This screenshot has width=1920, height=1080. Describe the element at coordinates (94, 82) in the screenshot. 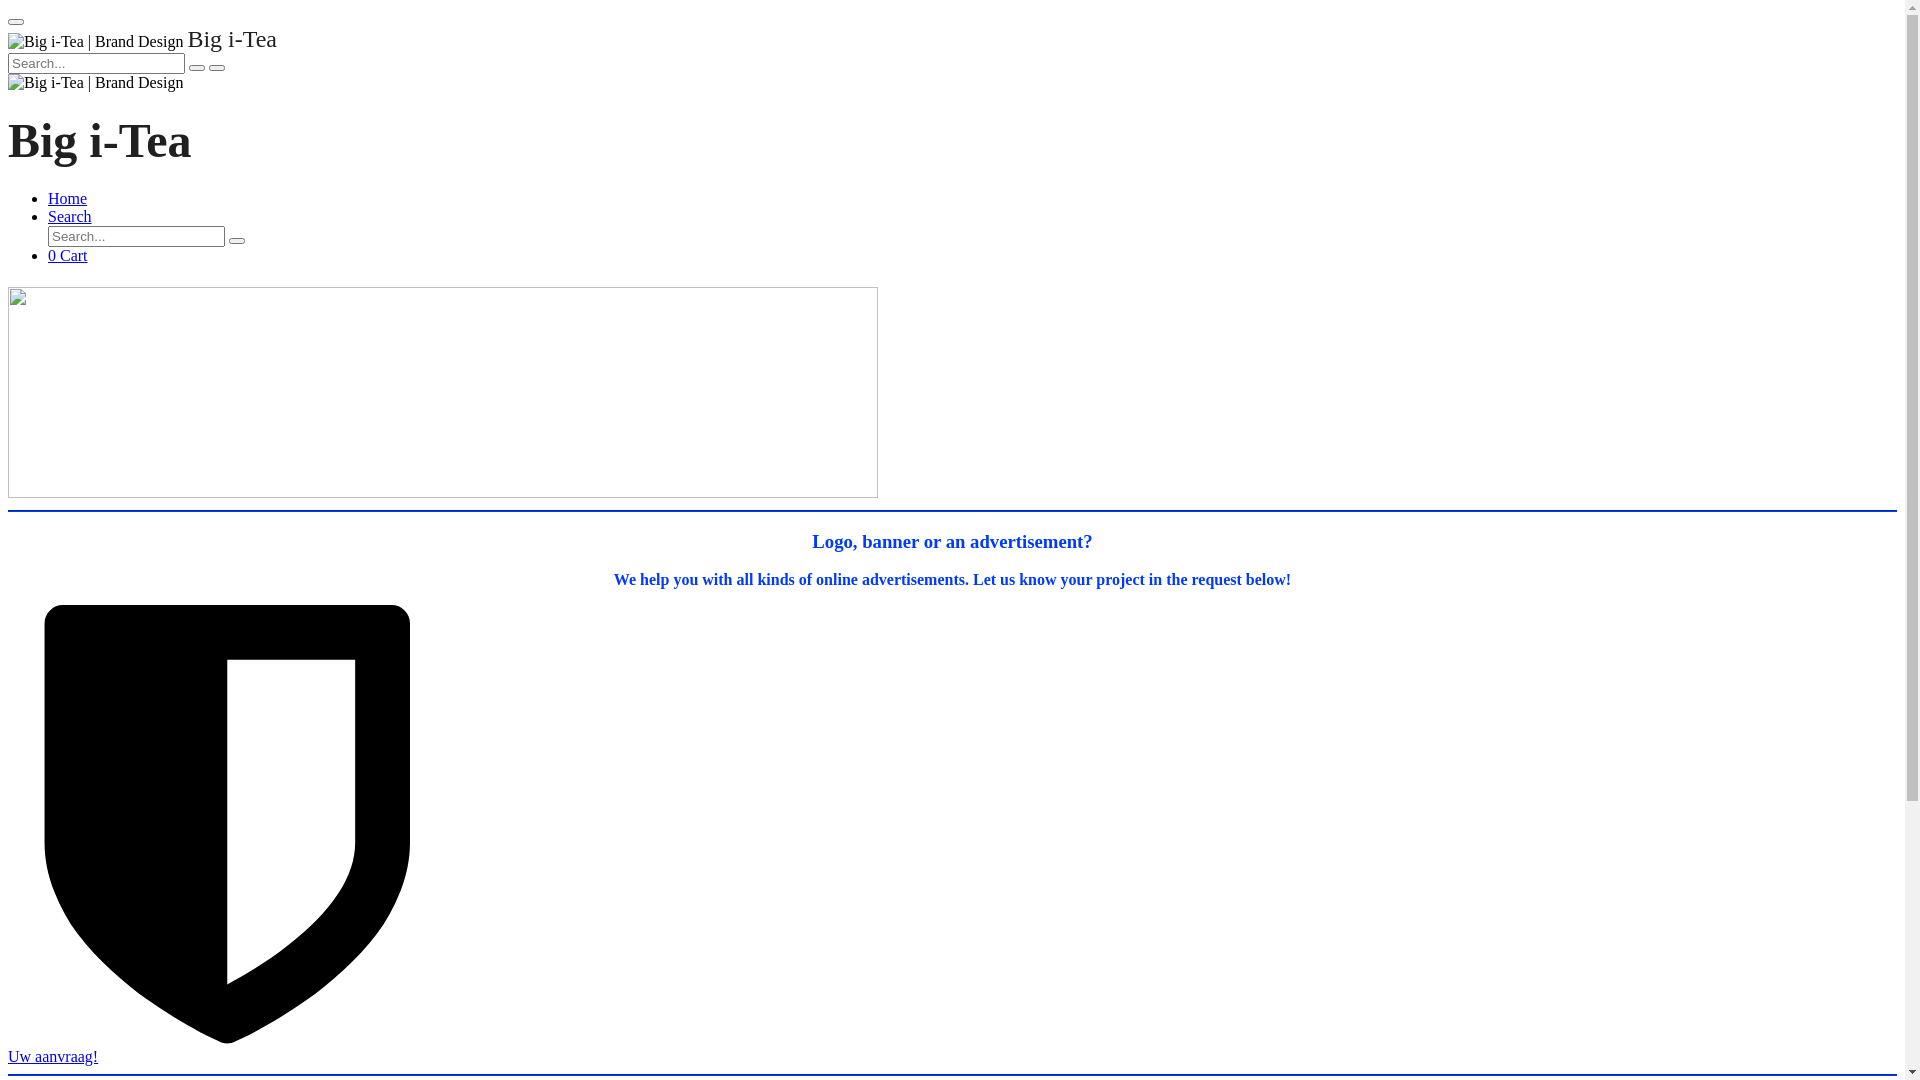

I see `'Big i-Tea | Brand Design'` at that location.